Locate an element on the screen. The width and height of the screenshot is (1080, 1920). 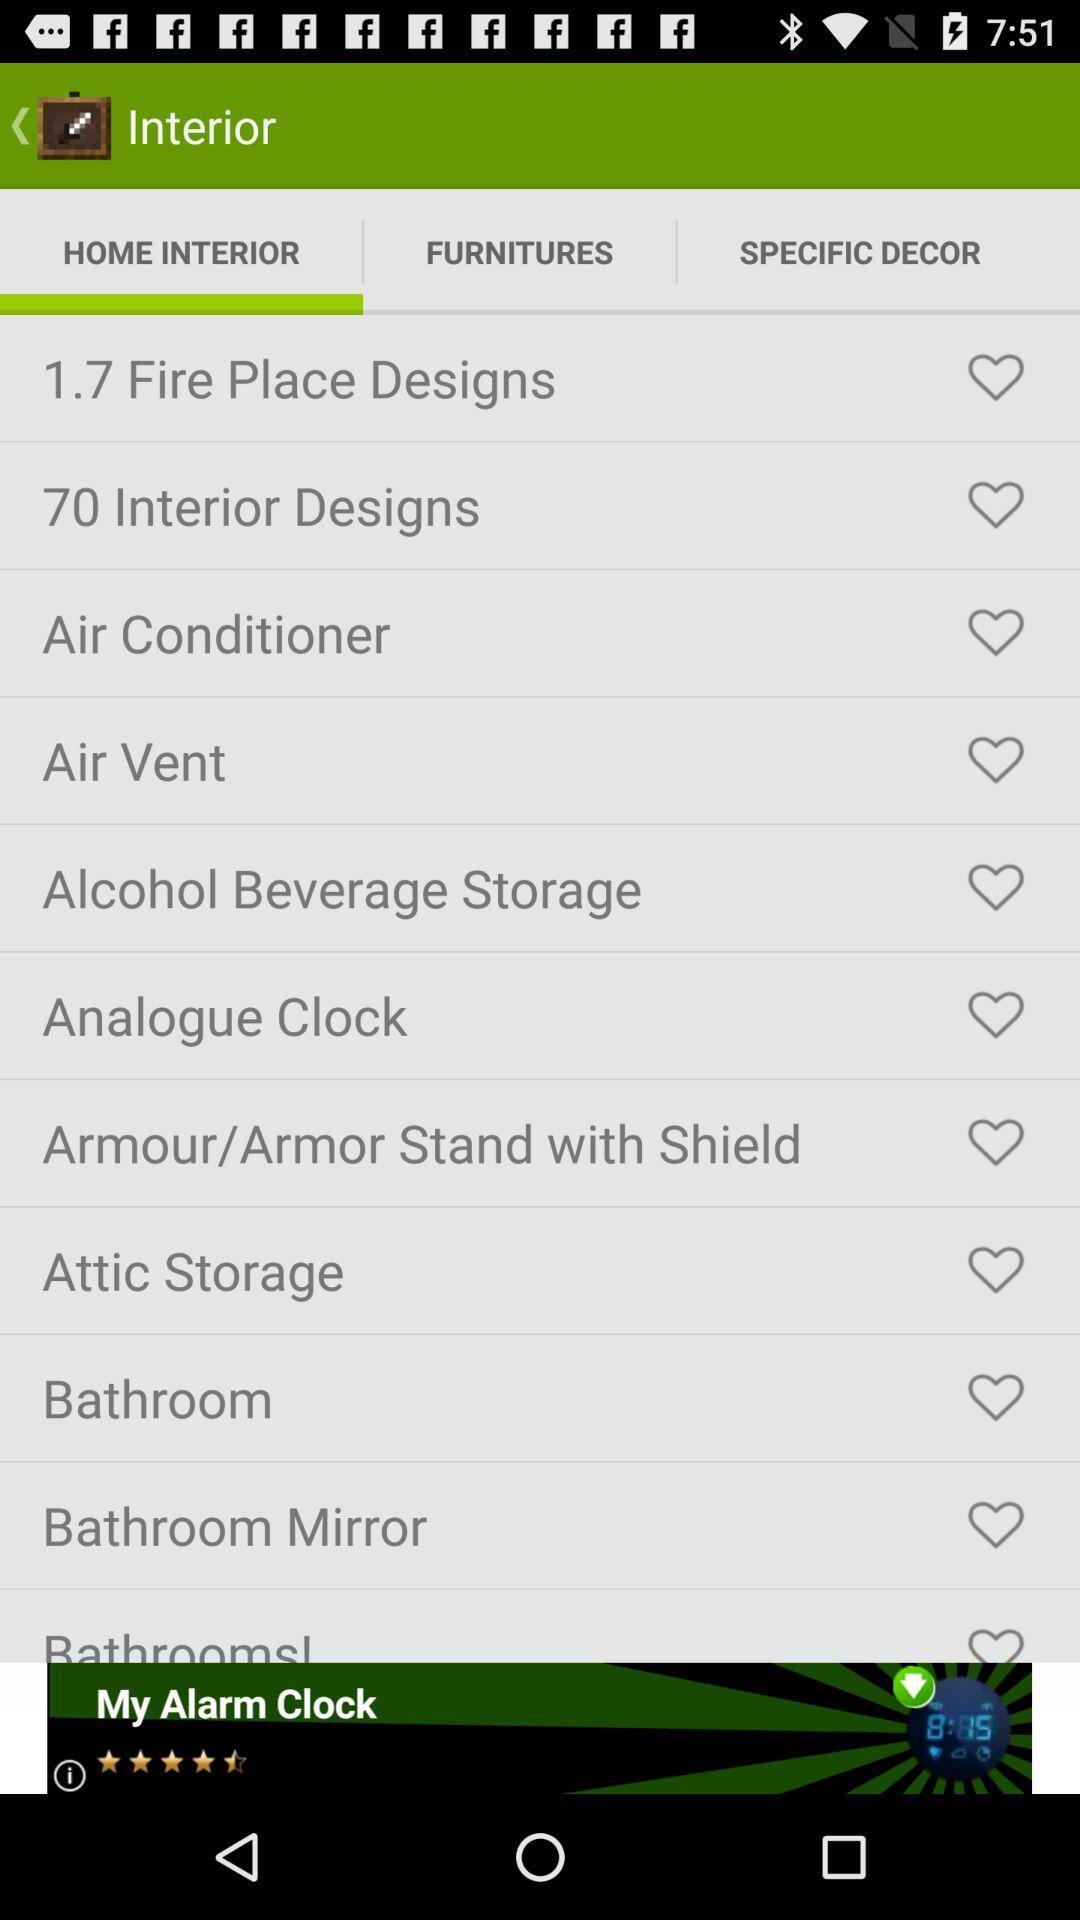
like the feature is located at coordinates (995, 887).